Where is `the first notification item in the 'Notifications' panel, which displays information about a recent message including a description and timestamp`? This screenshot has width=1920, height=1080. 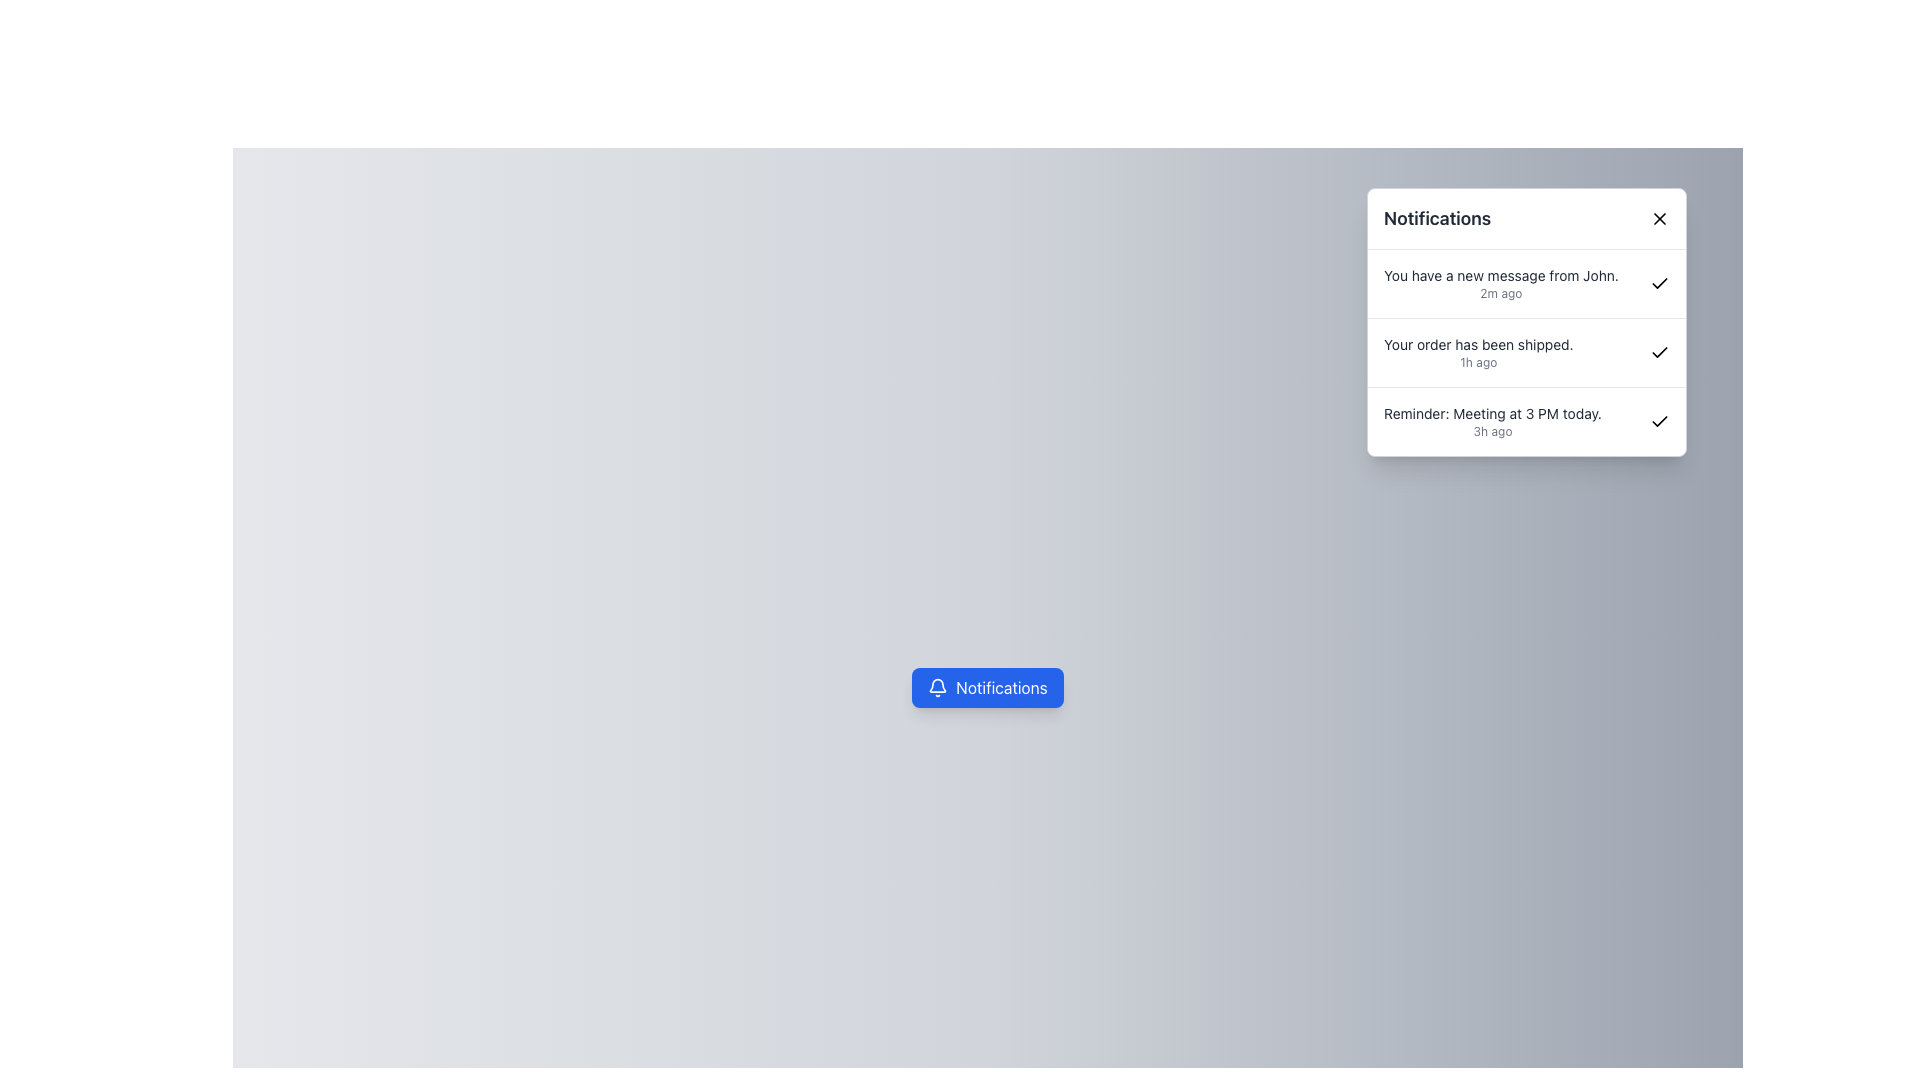
the first notification item in the 'Notifications' panel, which displays information about a recent message including a description and timestamp is located at coordinates (1501, 284).